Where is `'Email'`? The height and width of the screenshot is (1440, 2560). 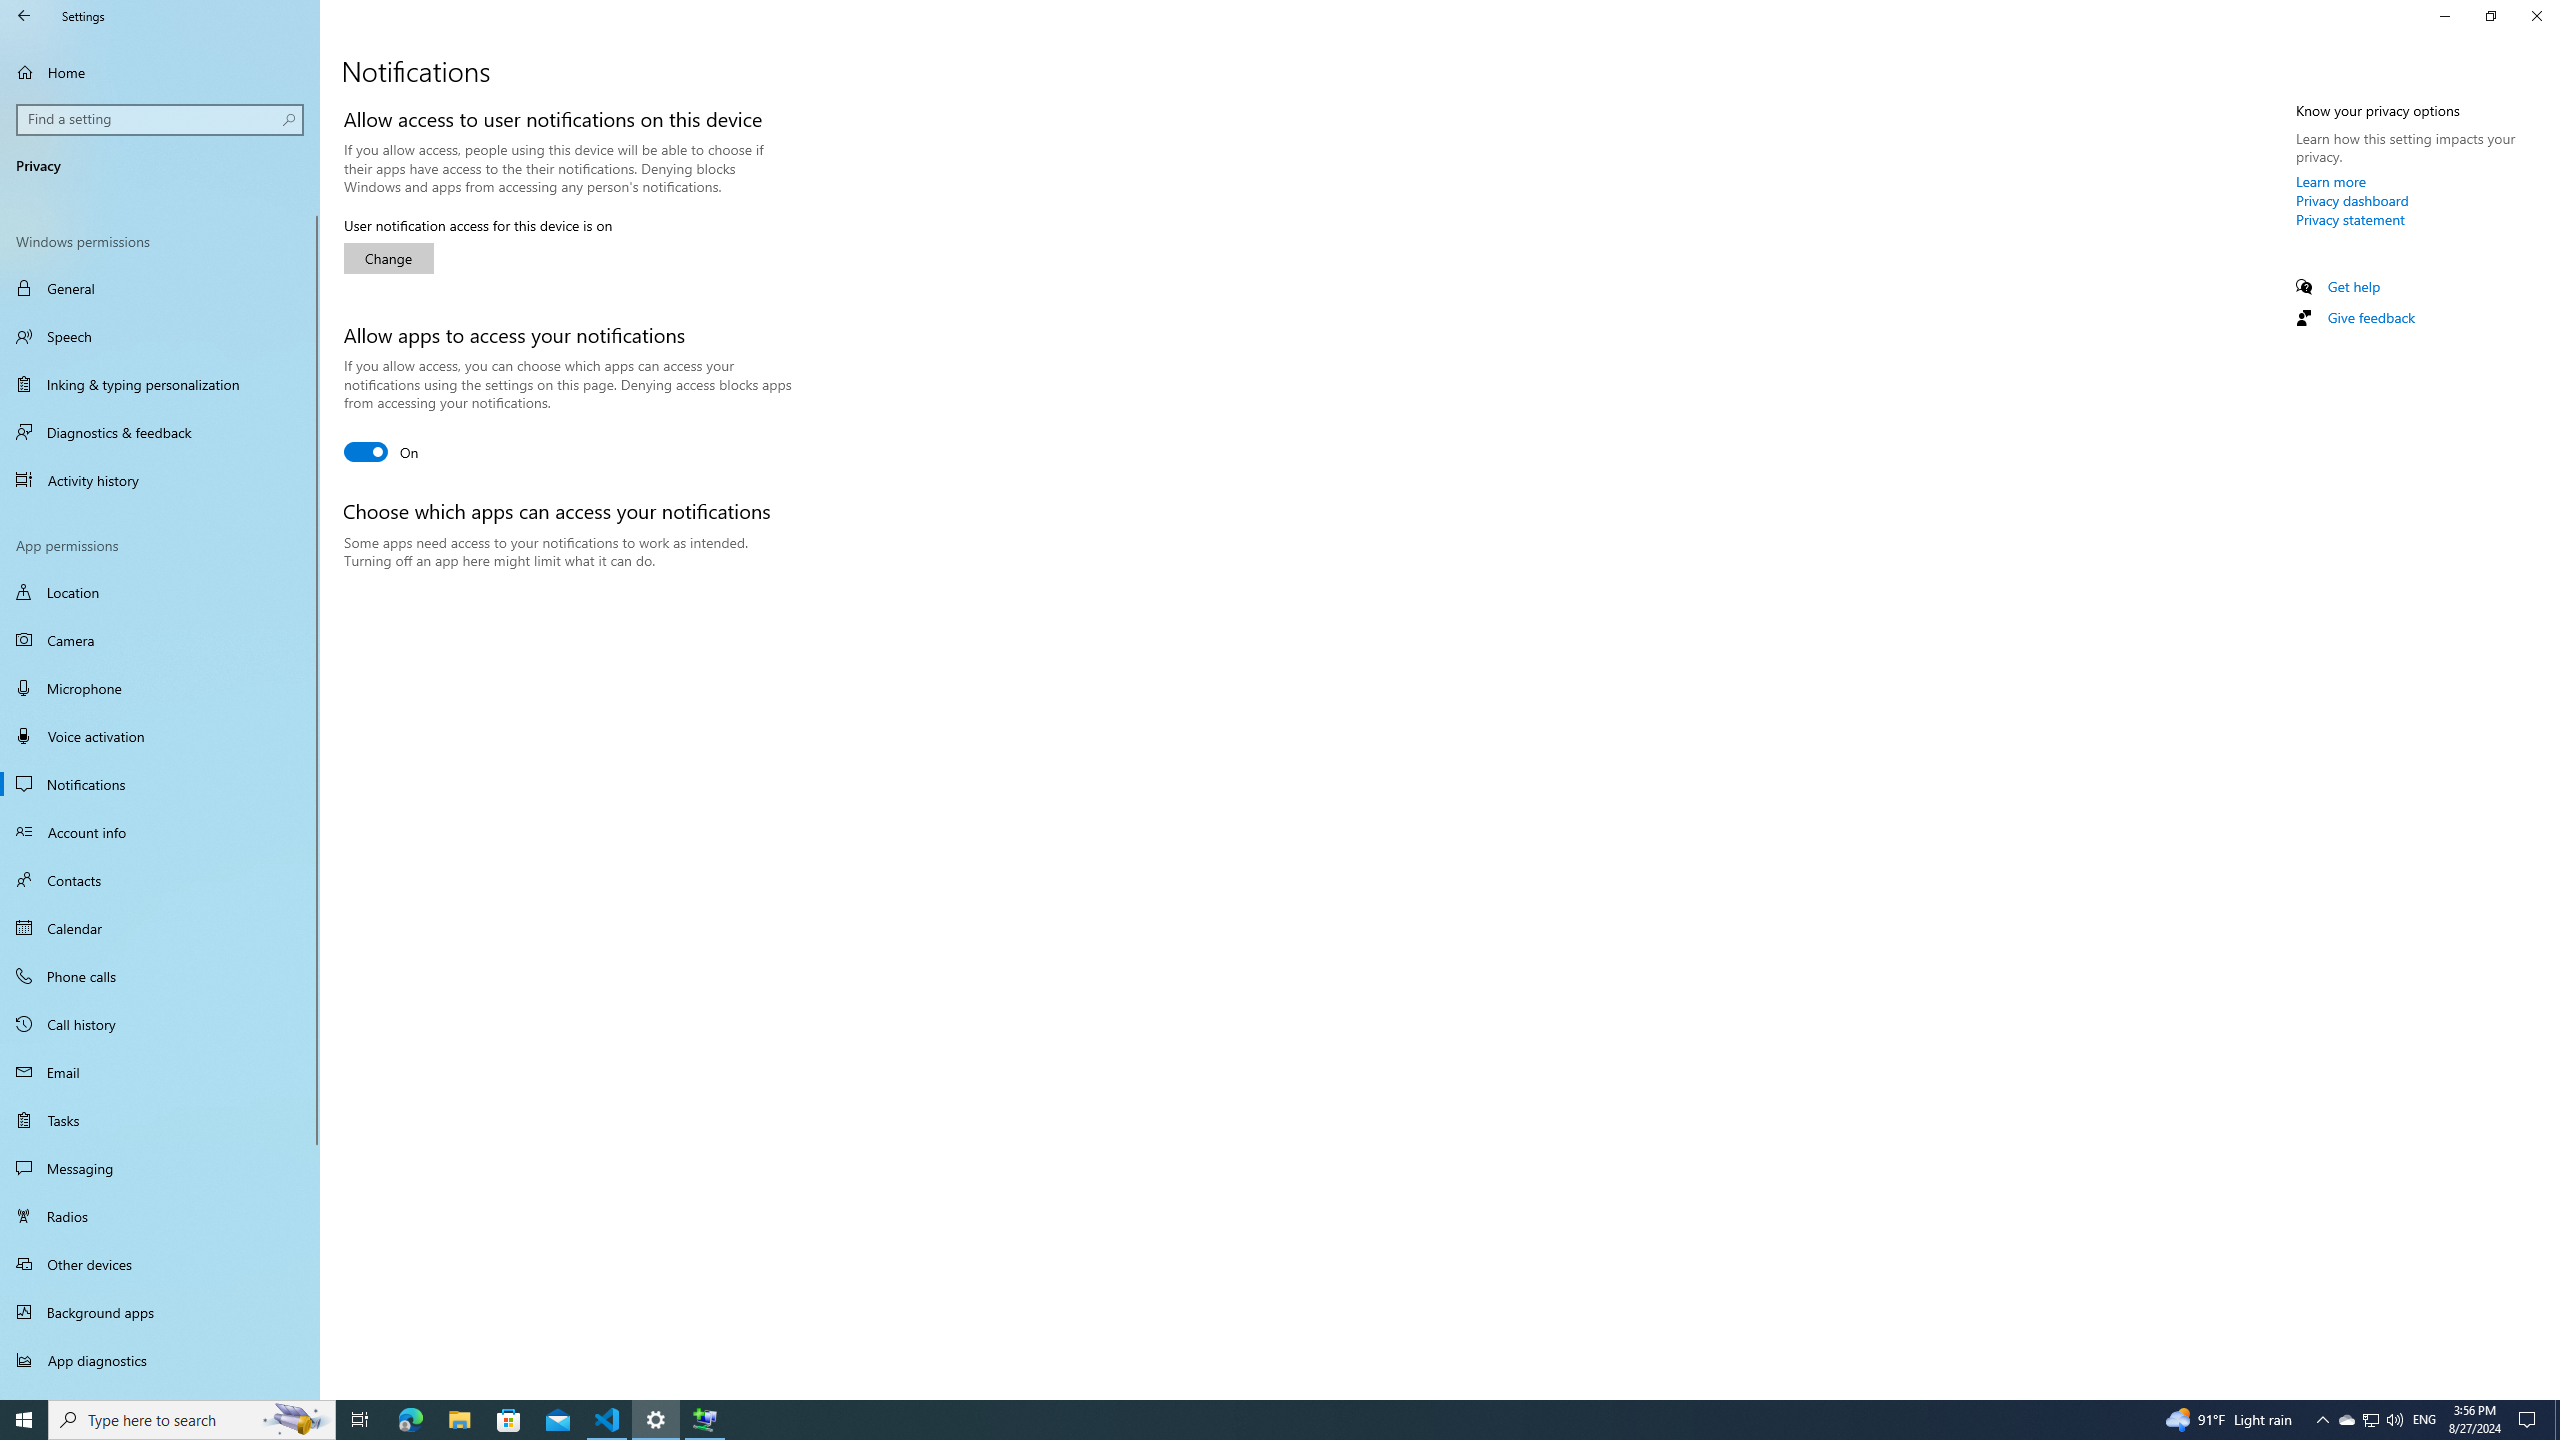 'Email' is located at coordinates (159, 1072).